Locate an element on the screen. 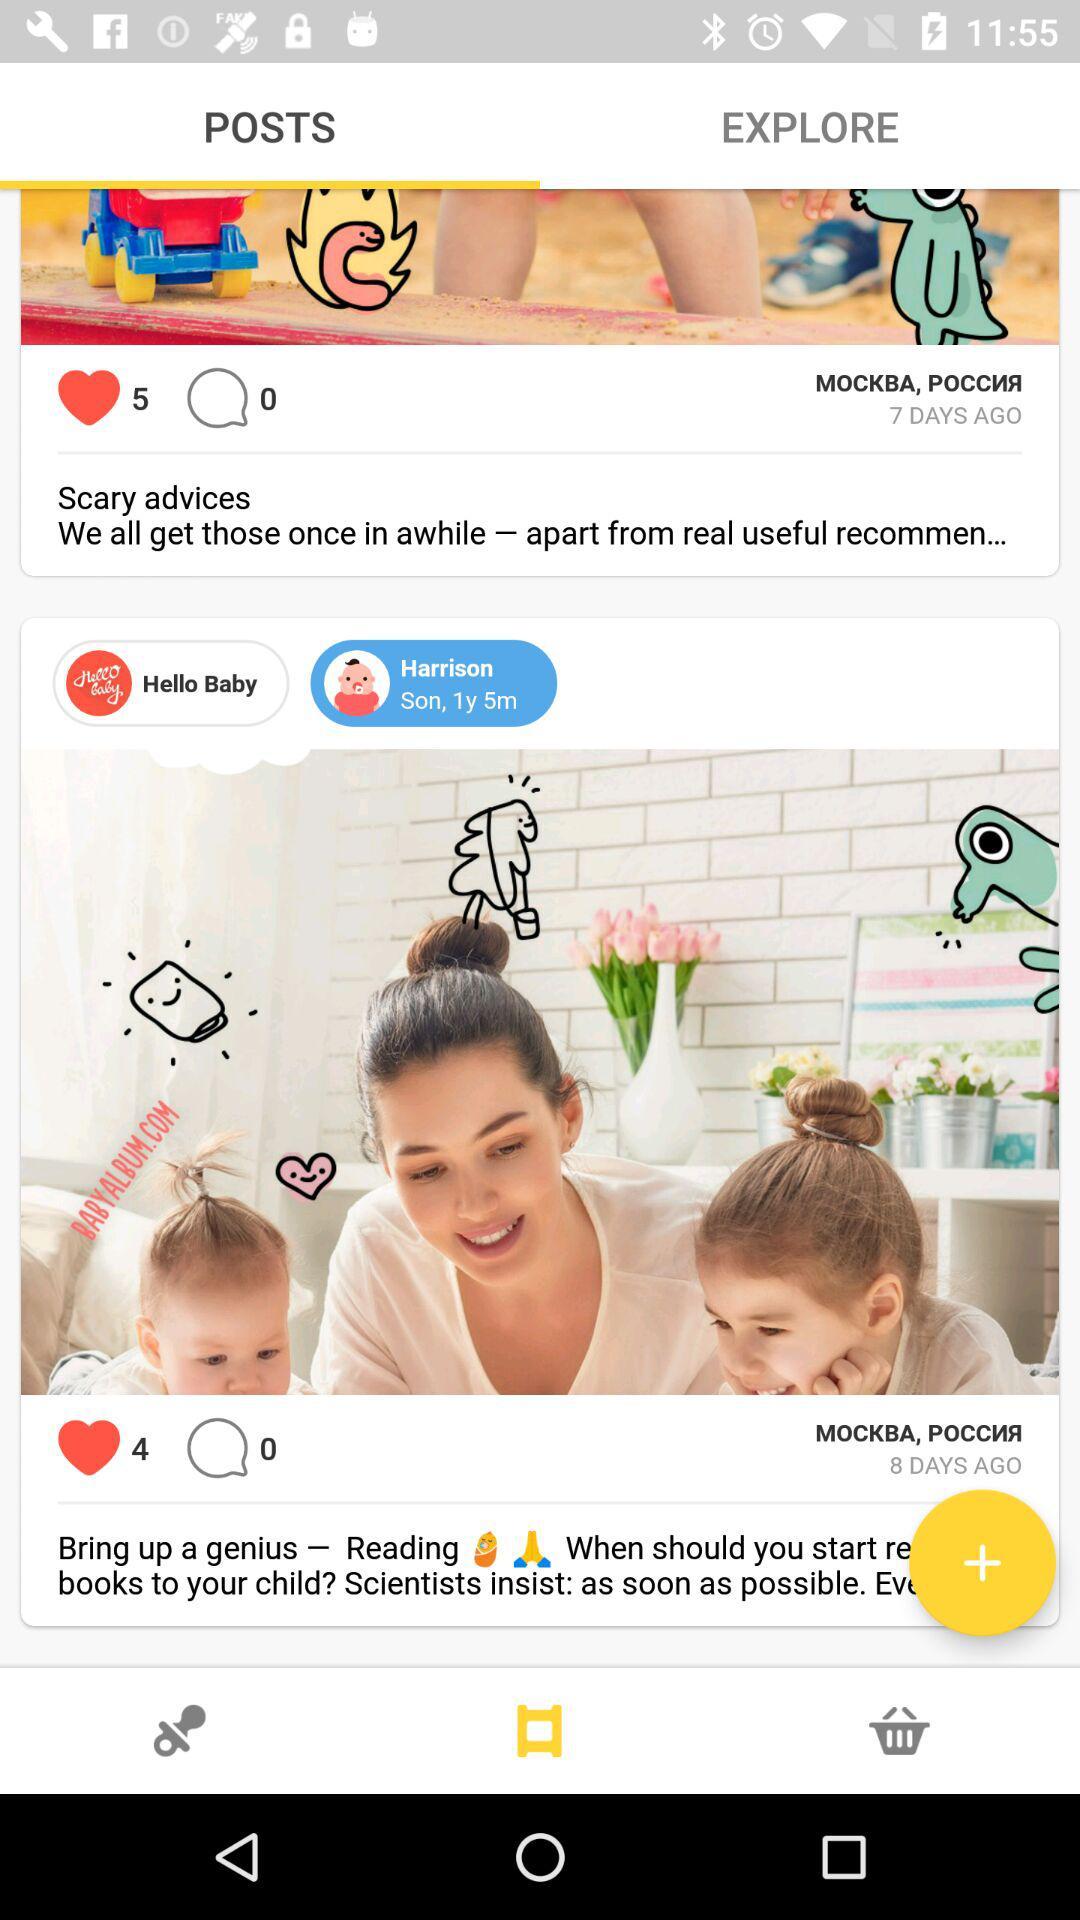  love is located at coordinates (88, 398).